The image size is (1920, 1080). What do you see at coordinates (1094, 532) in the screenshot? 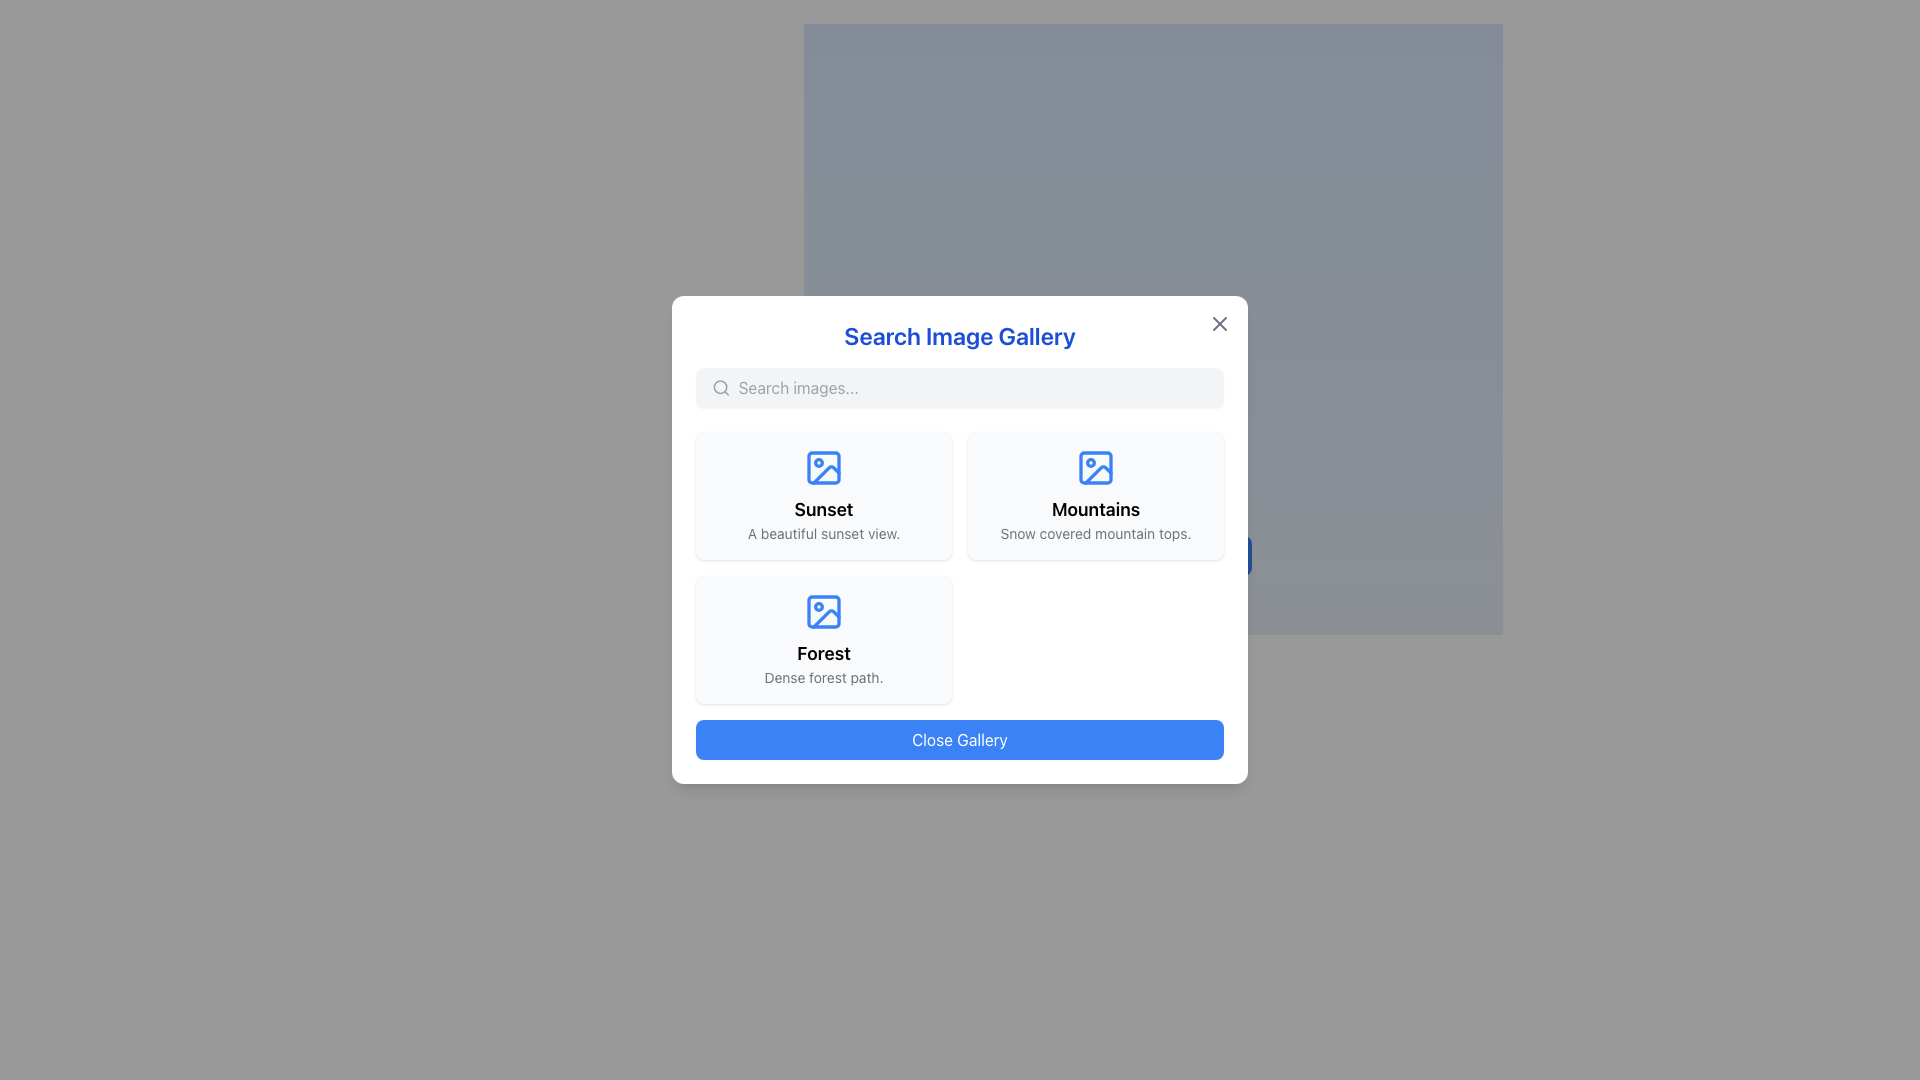
I see `the static text label that provides additional context about the 'Mountains' image category, located within the top right section of the popup modal` at bounding box center [1094, 532].